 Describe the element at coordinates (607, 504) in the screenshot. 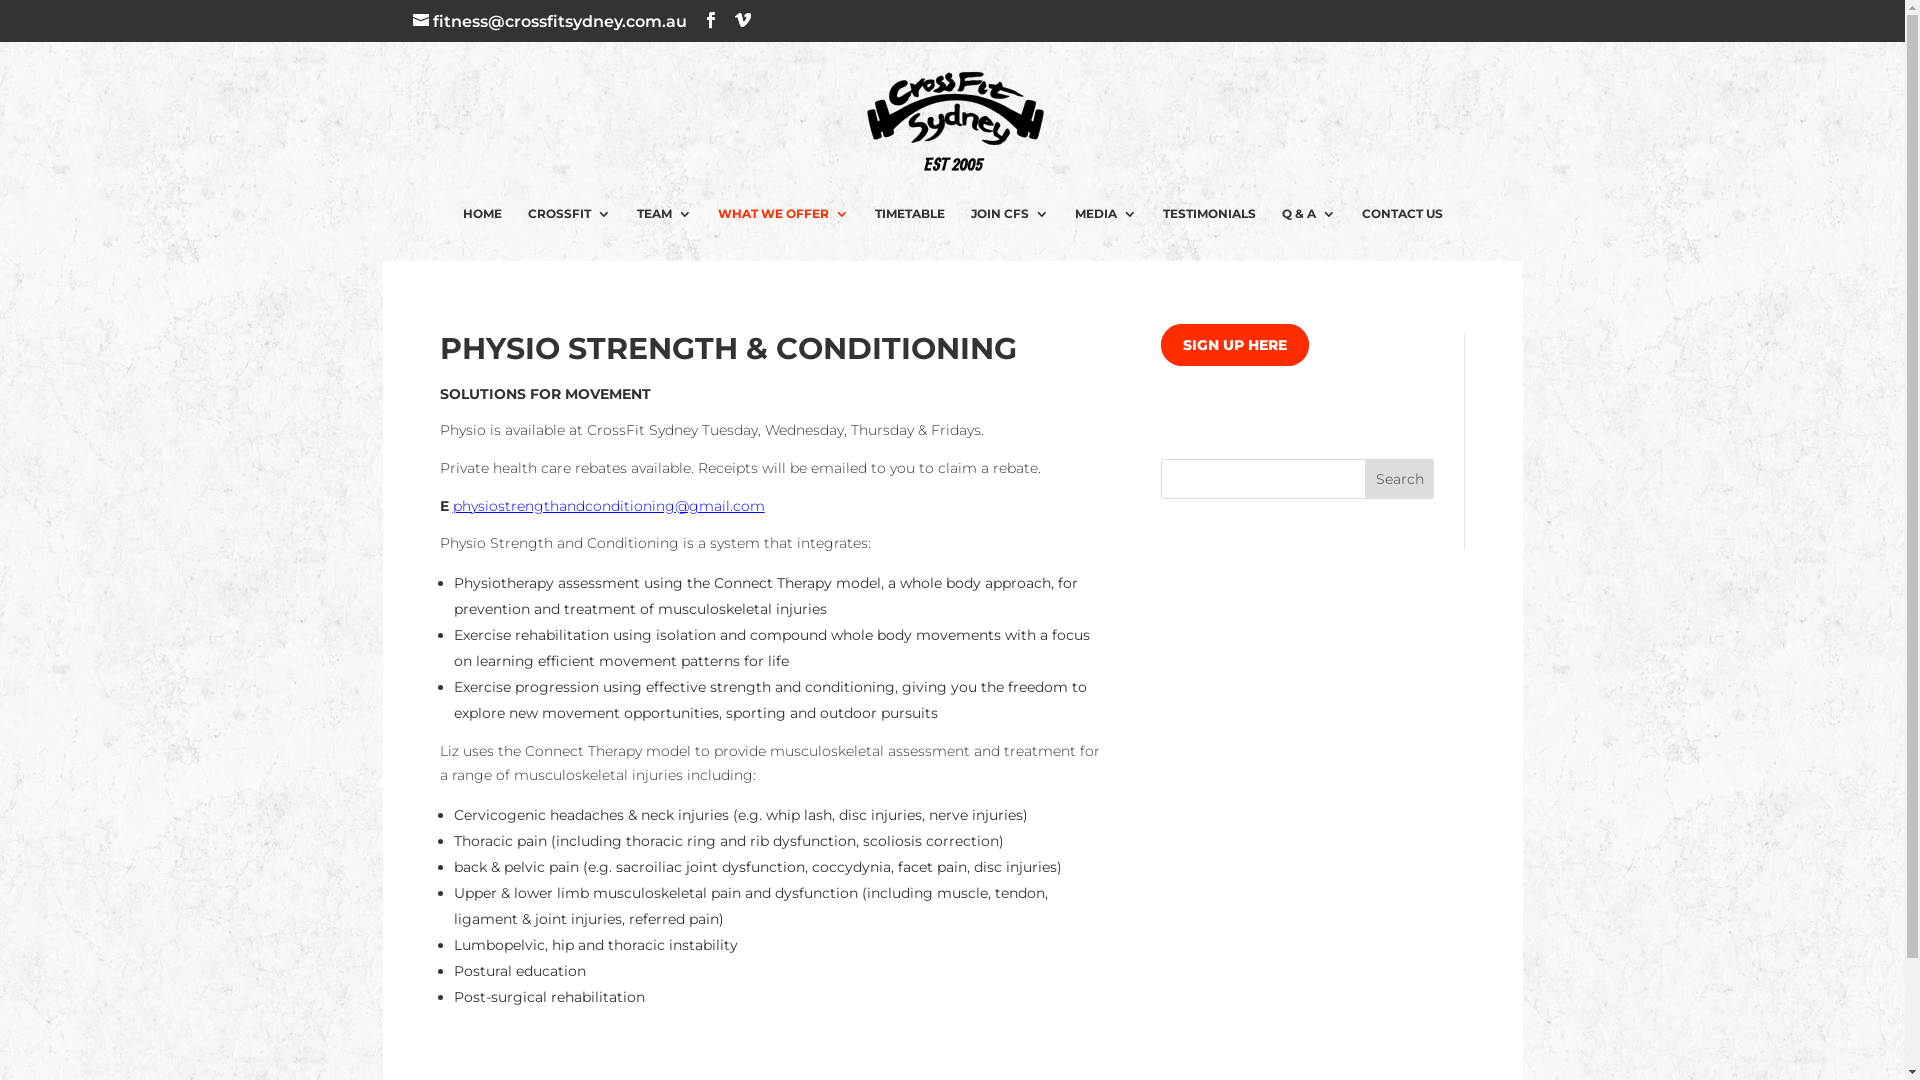

I see `'physiostrengthandconditioning@gmail.com'` at that location.